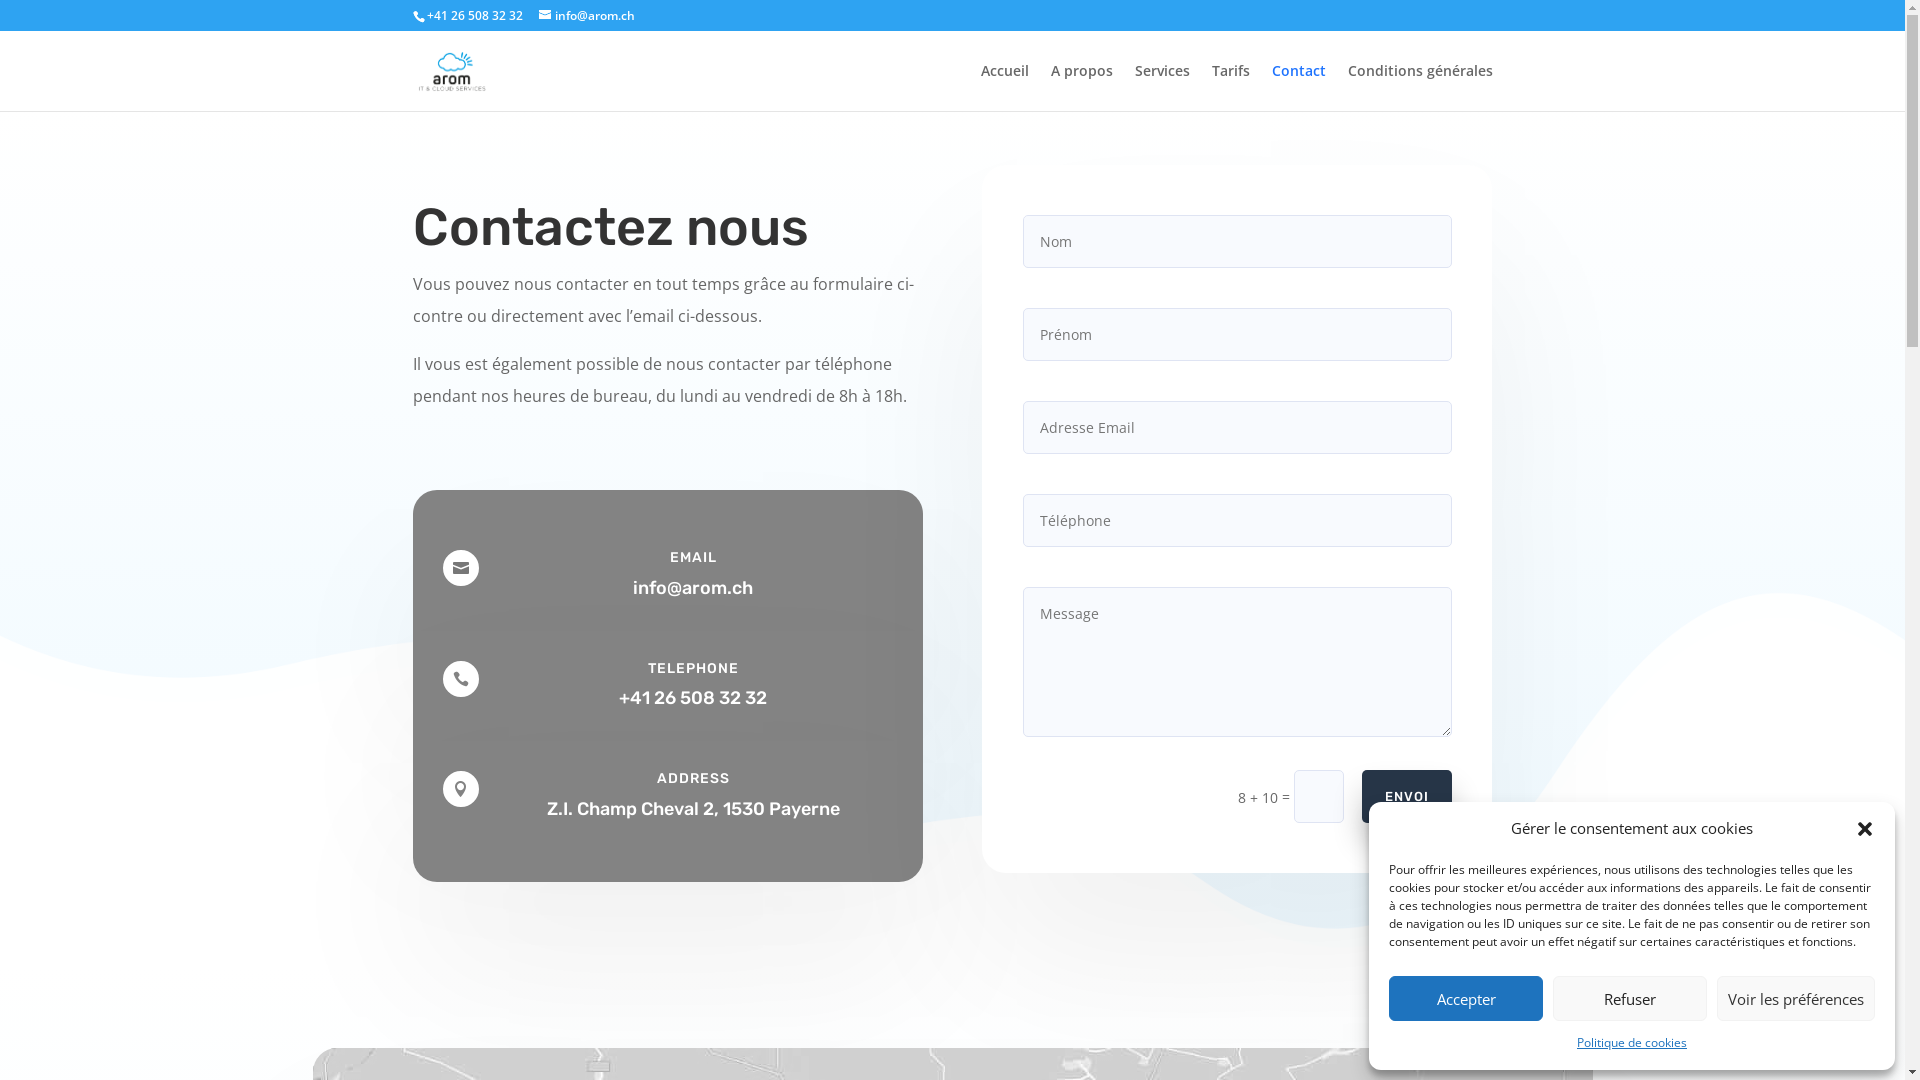 The image size is (1920, 1080). I want to click on 'Contact', so click(1299, 86).